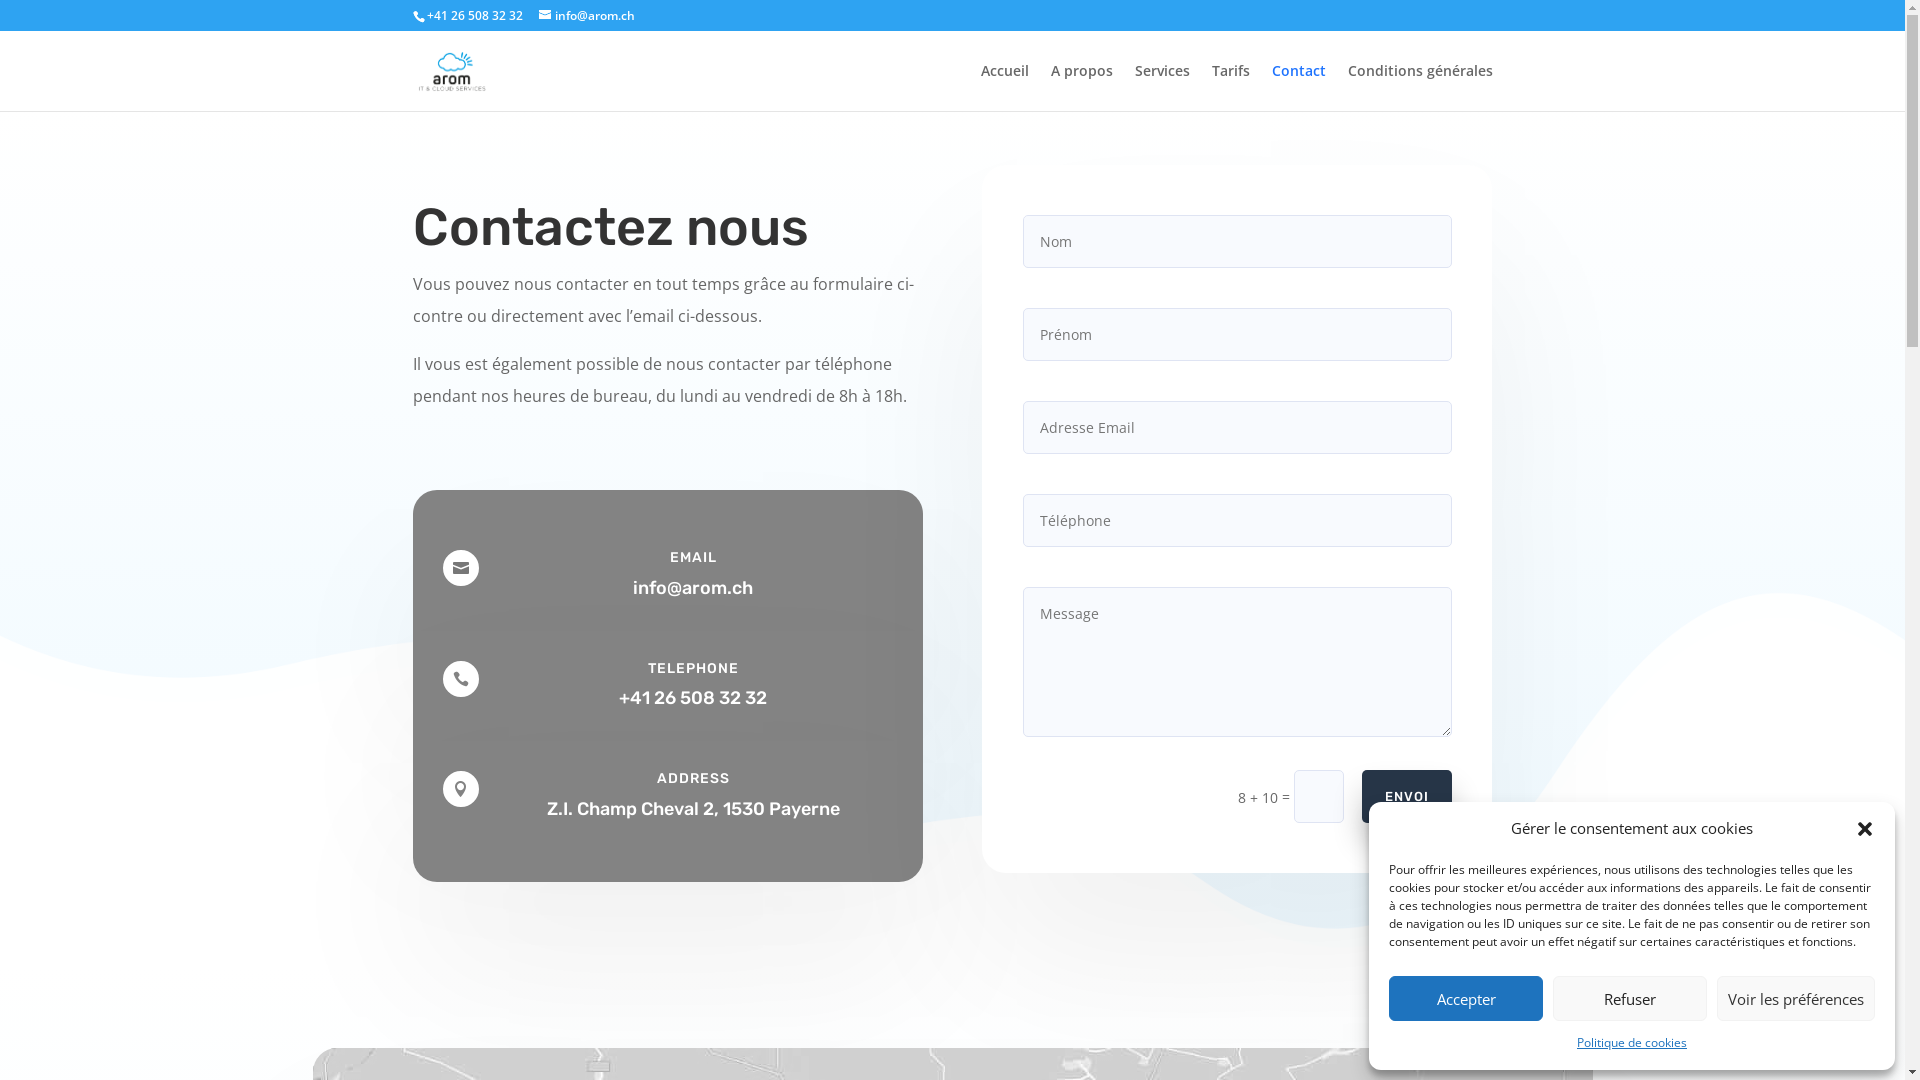 The image size is (1920, 1080). I want to click on 'Contact', so click(1299, 86).